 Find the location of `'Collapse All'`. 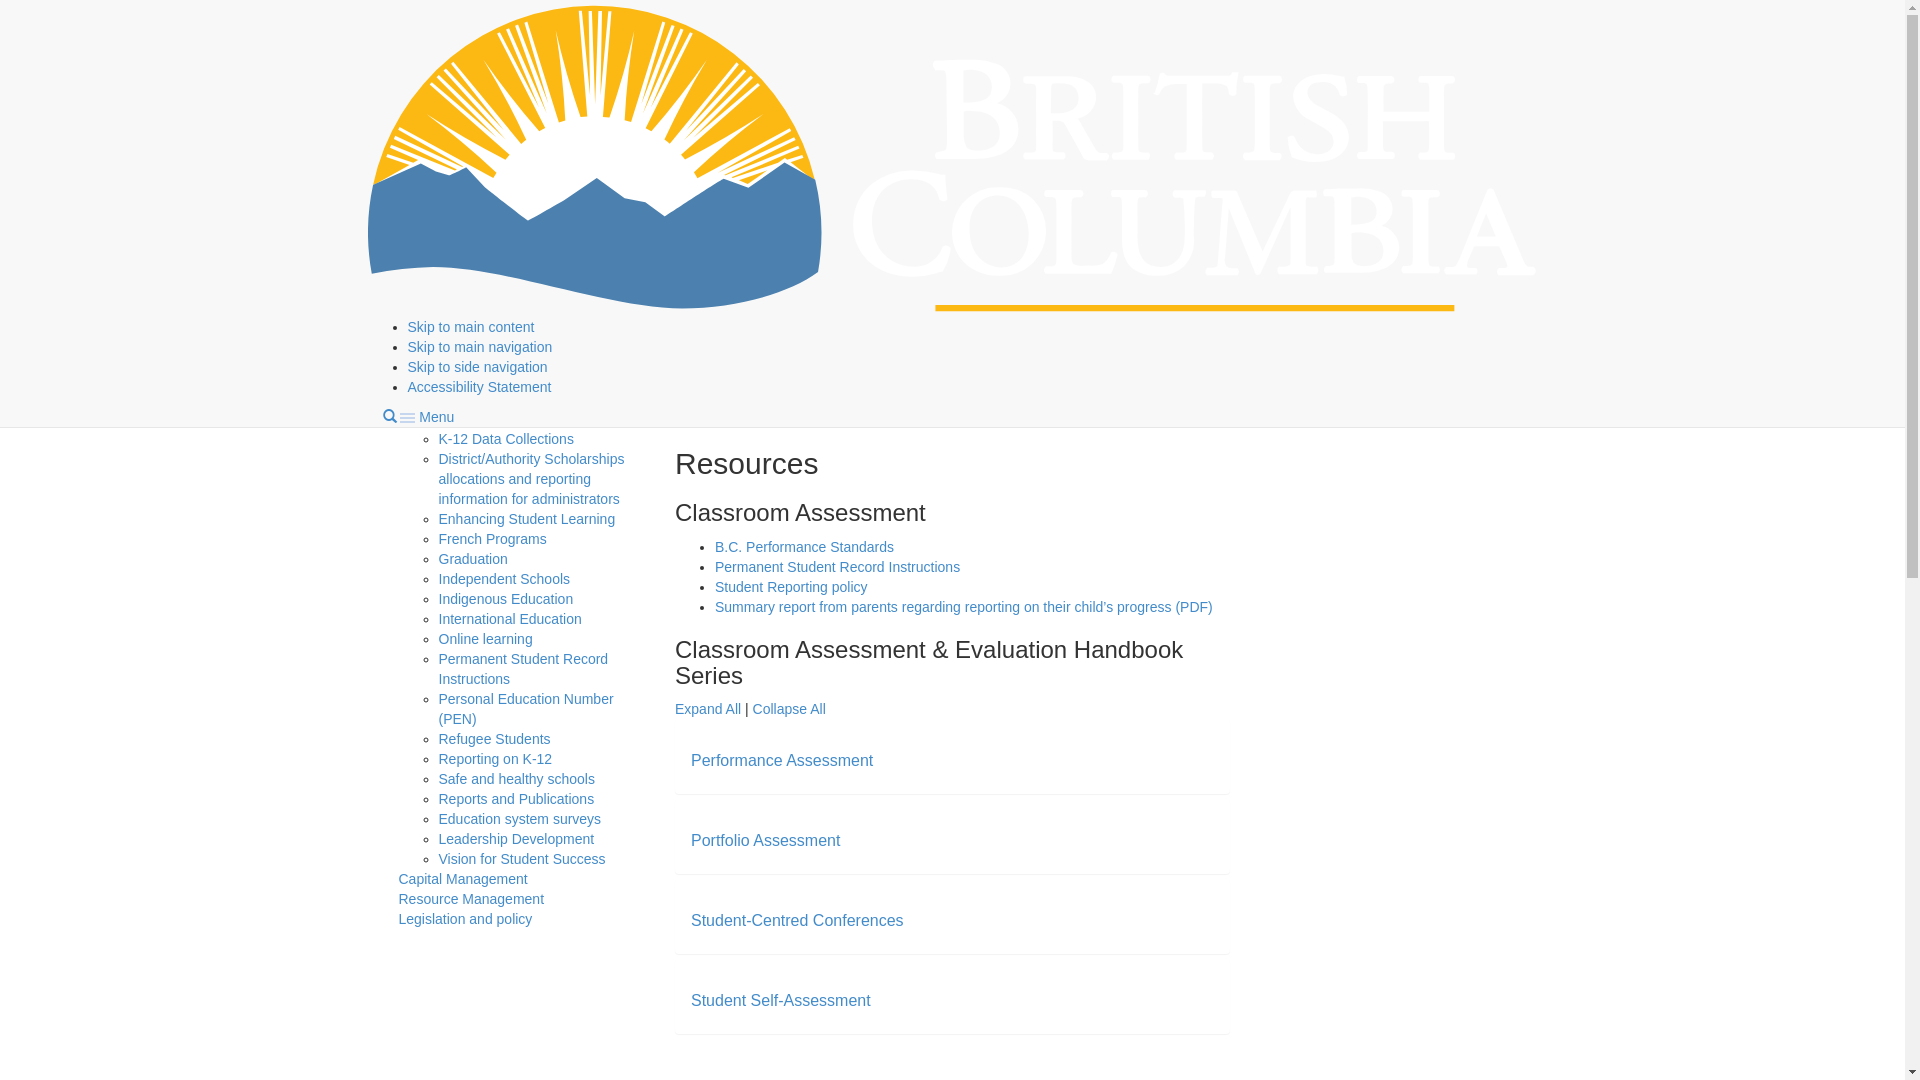

'Collapse All' is located at coordinates (788, 708).